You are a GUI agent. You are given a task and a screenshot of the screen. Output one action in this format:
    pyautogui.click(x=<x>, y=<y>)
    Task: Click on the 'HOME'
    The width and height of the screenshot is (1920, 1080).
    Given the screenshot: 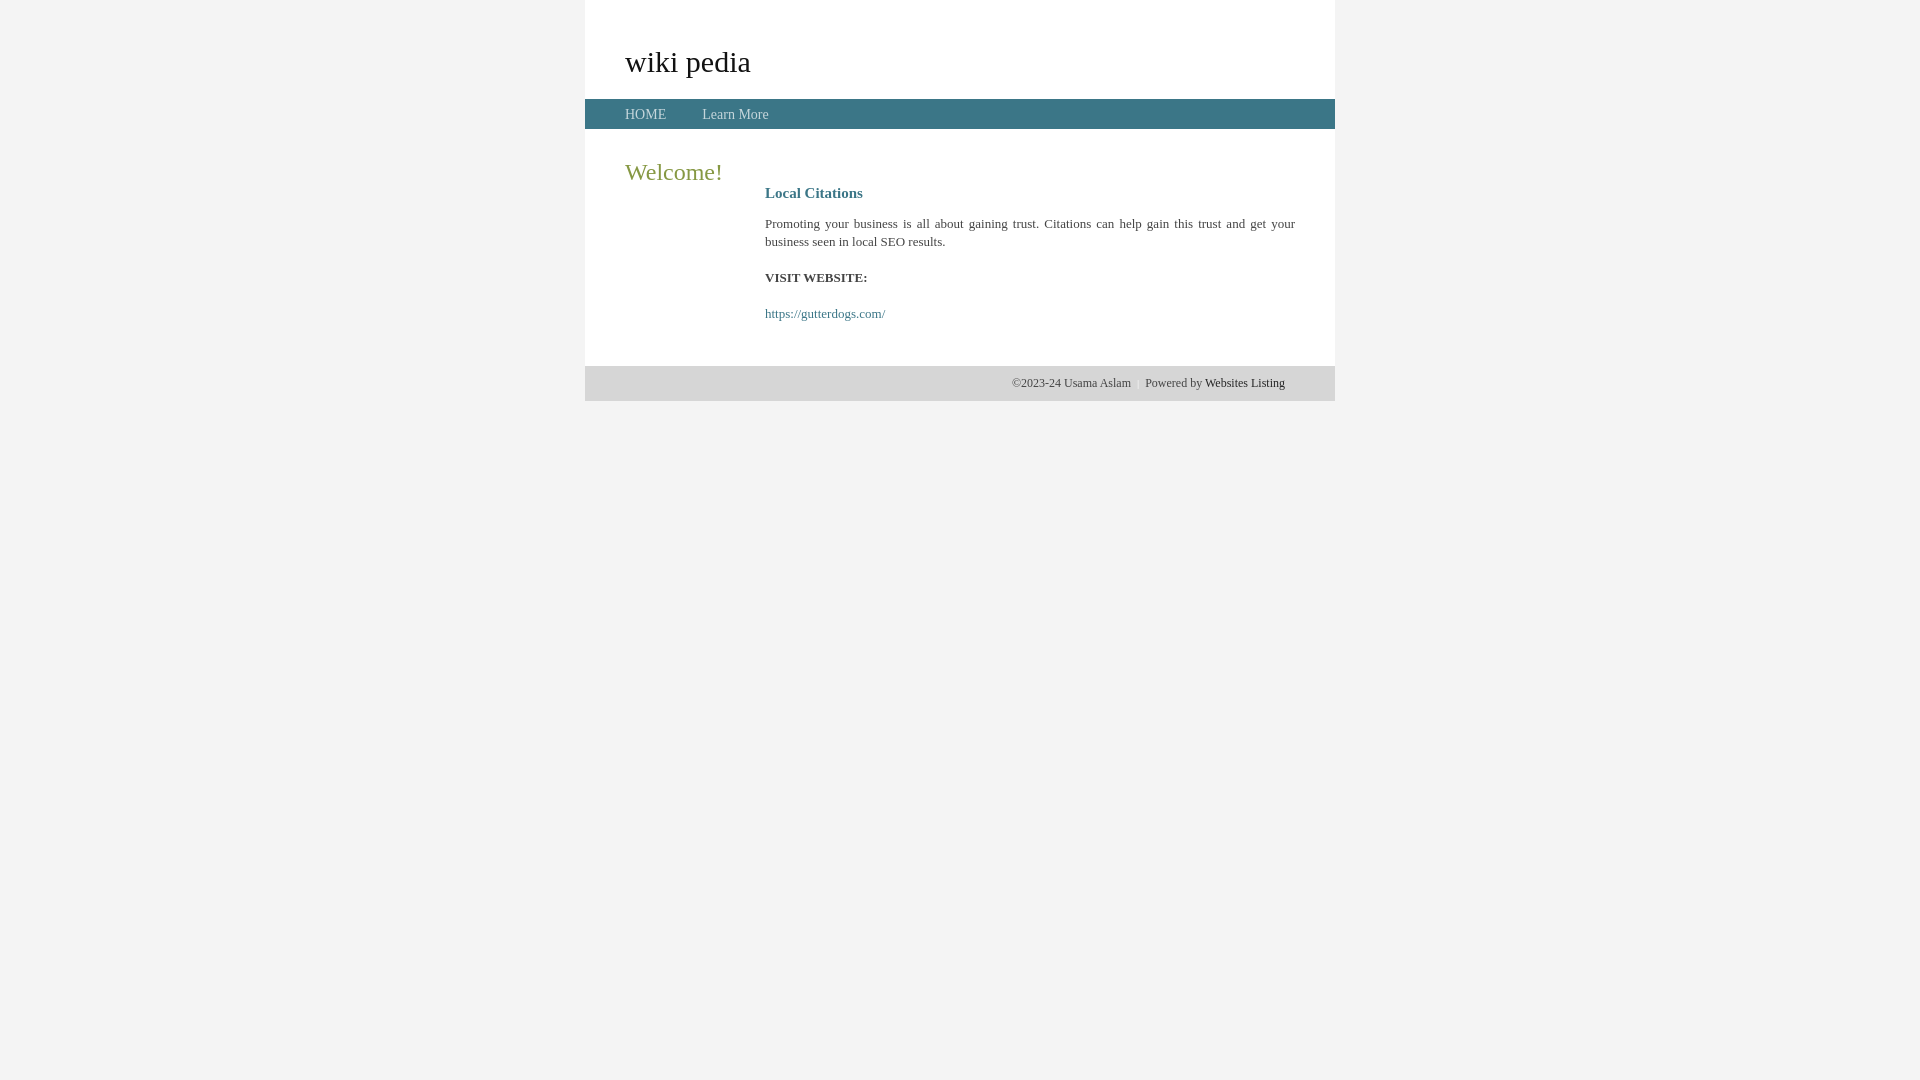 What is the action you would take?
    pyautogui.click(x=623, y=114)
    